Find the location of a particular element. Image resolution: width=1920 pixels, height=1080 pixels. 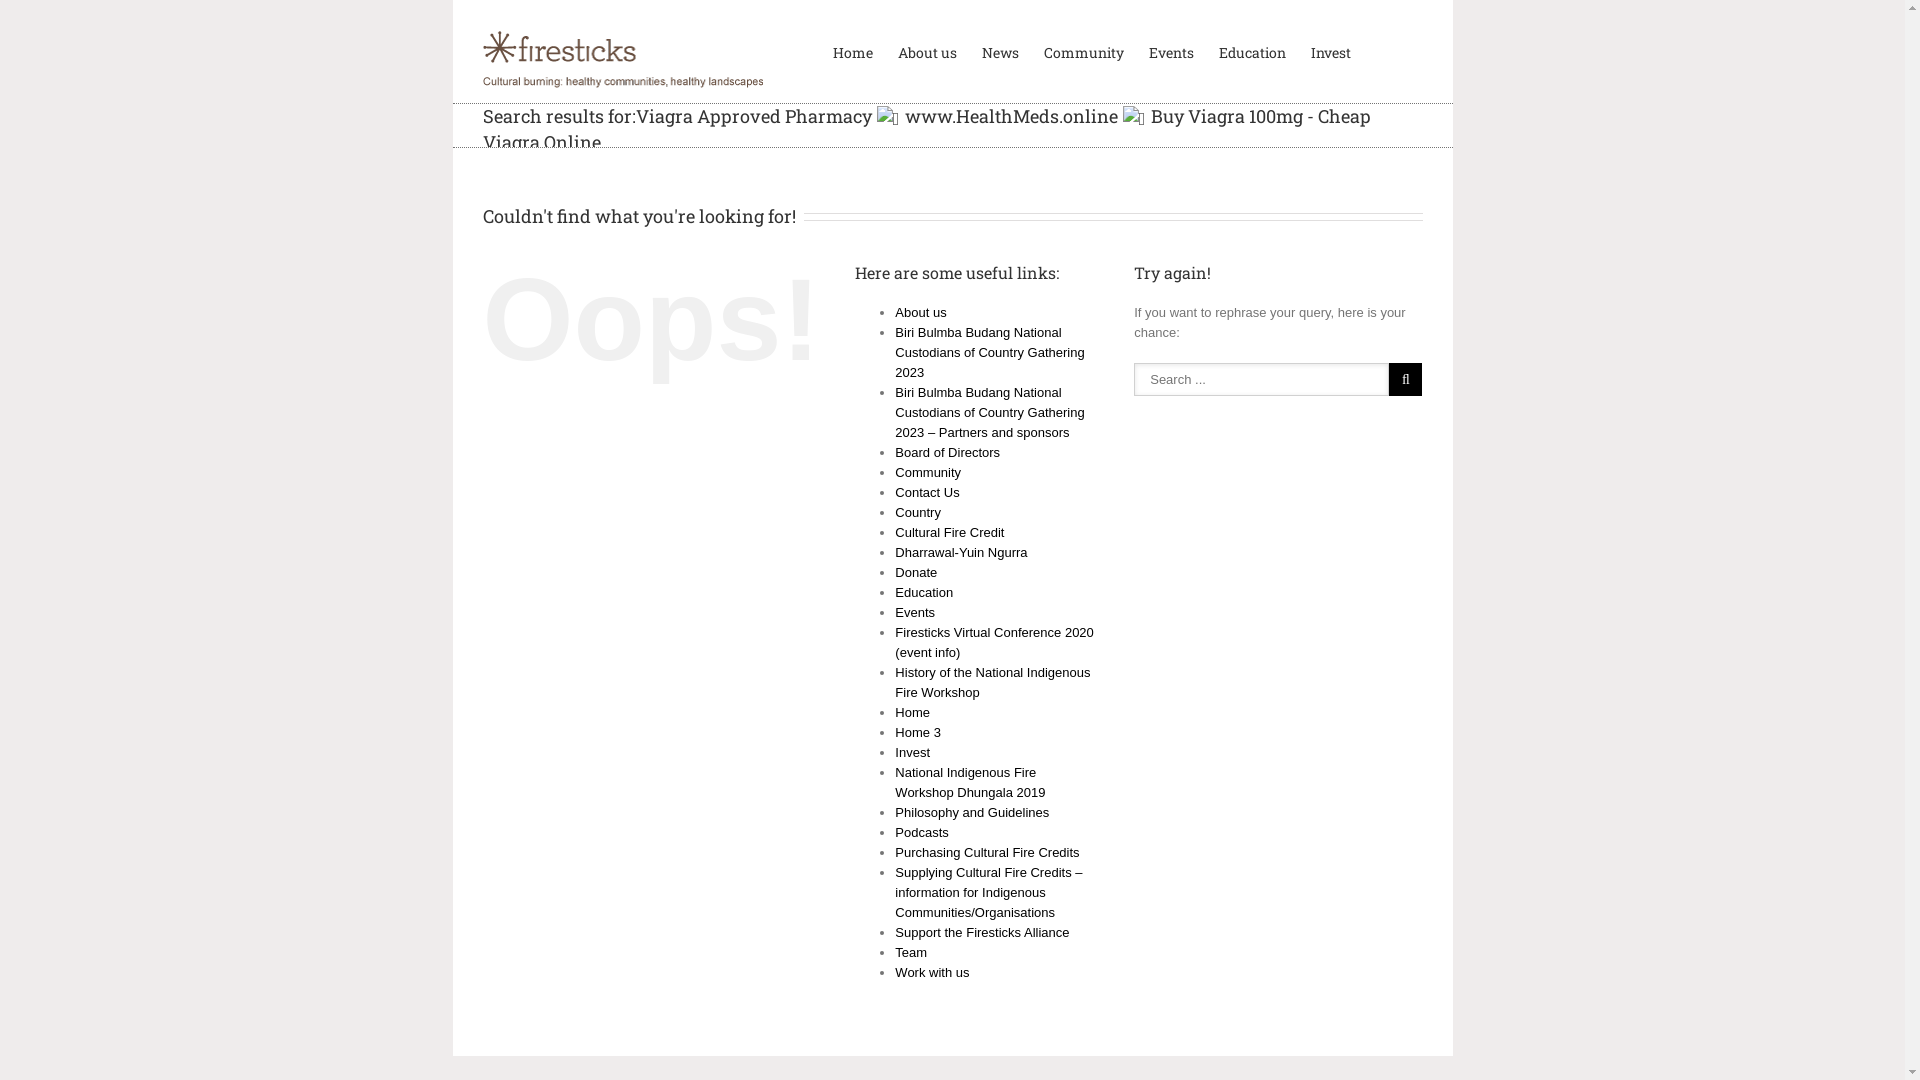

'Community' is located at coordinates (926, 472).